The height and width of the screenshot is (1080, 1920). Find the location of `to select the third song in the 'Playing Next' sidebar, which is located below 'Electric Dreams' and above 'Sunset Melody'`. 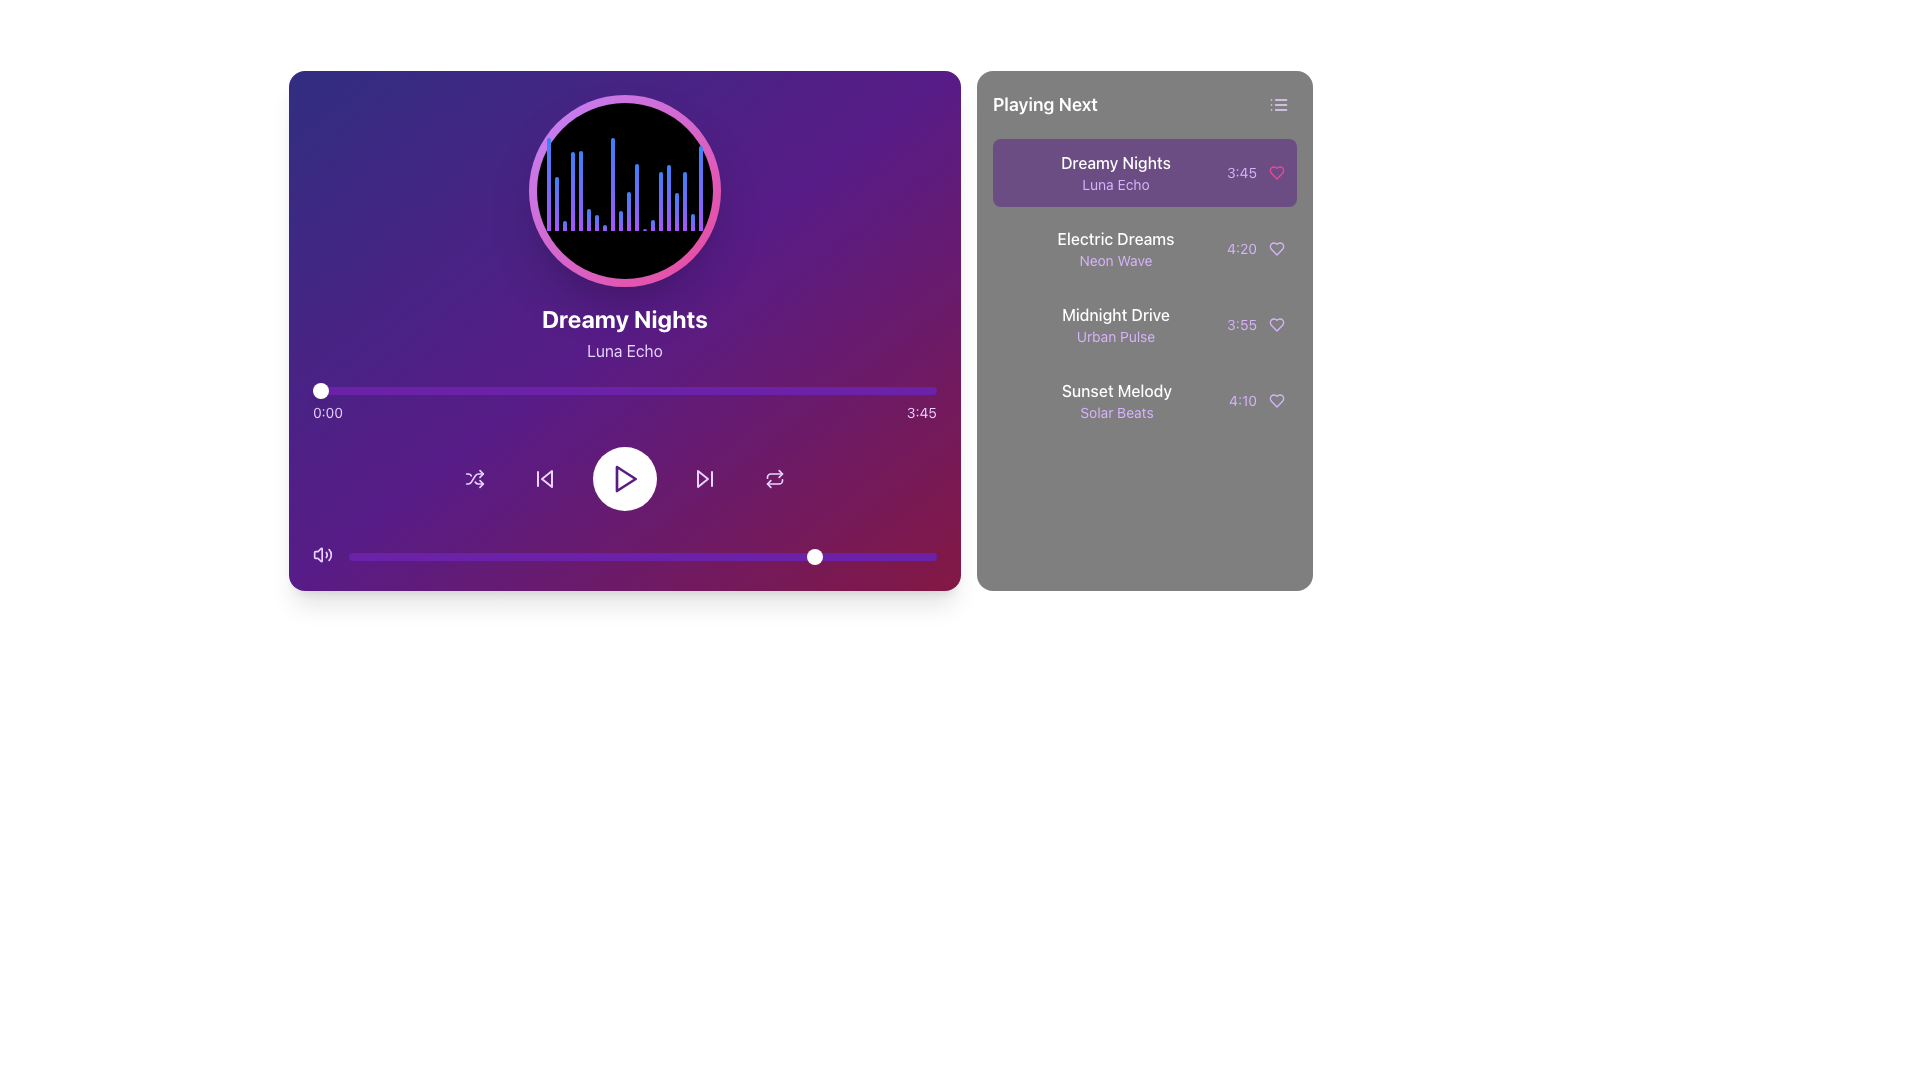

to select the third song in the 'Playing Next' sidebar, which is located below 'Electric Dreams' and above 'Sunset Melody' is located at coordinates (1144, 323).